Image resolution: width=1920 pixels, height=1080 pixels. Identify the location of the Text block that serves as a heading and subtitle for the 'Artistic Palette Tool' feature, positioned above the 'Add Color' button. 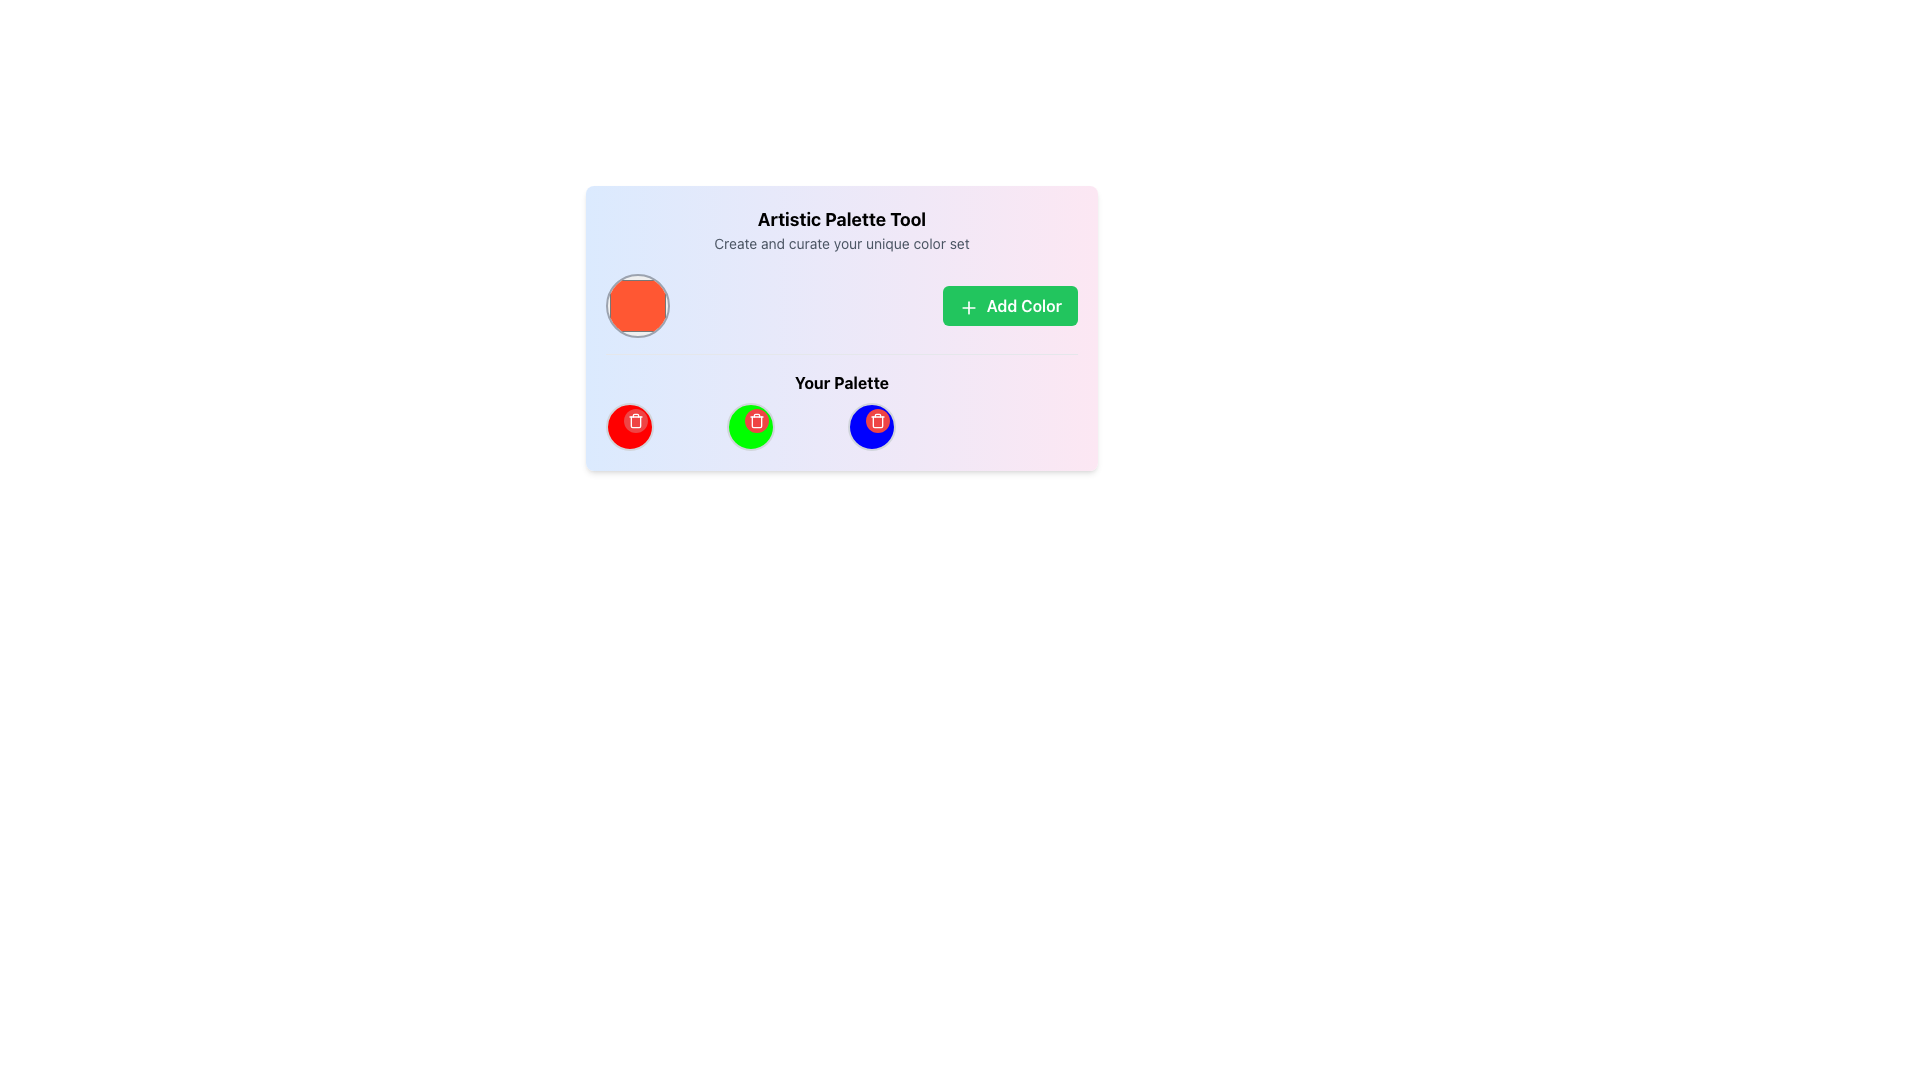
(841, 229).